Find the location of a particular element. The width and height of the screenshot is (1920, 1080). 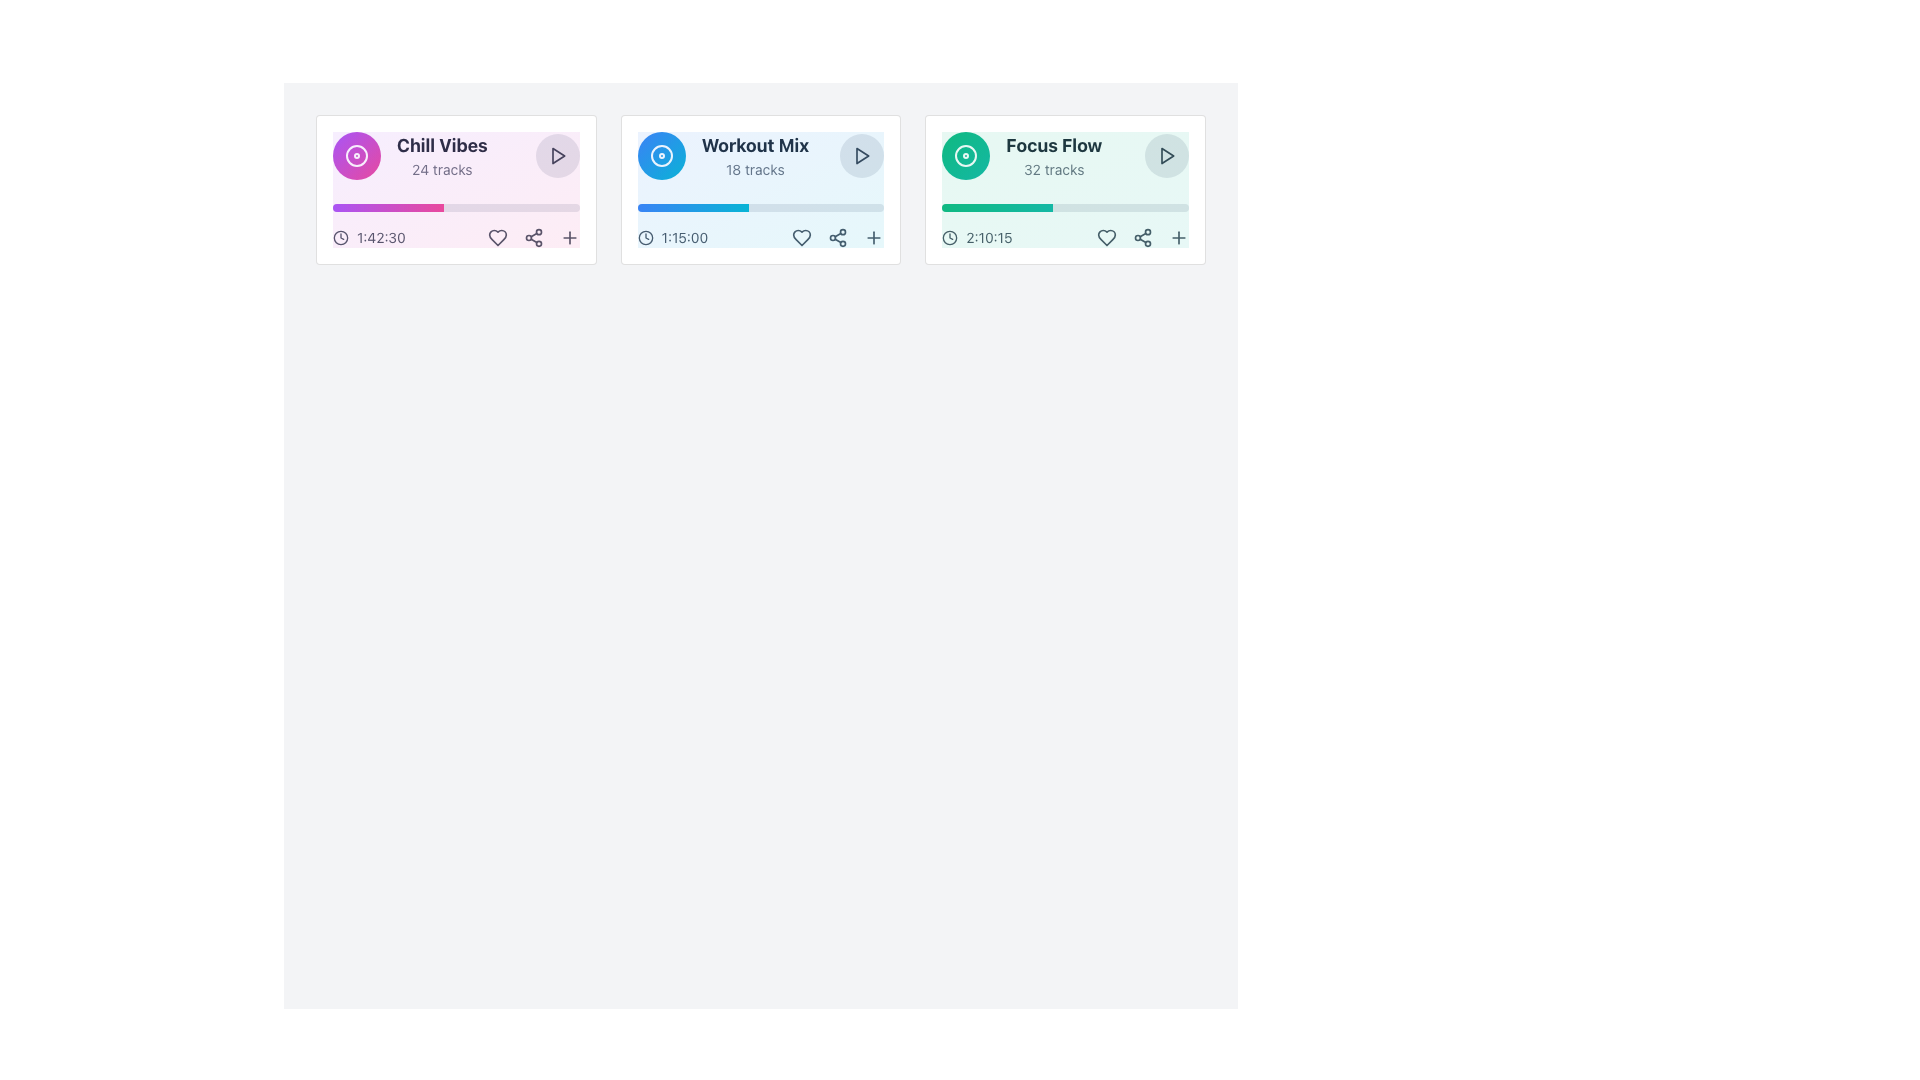

time duration displayed in the Text with icon component located below the title 'Workout Mix' and above the row with heart and share icons in the second card of three horizontally aligned cards is located at coordinates (672, 237).